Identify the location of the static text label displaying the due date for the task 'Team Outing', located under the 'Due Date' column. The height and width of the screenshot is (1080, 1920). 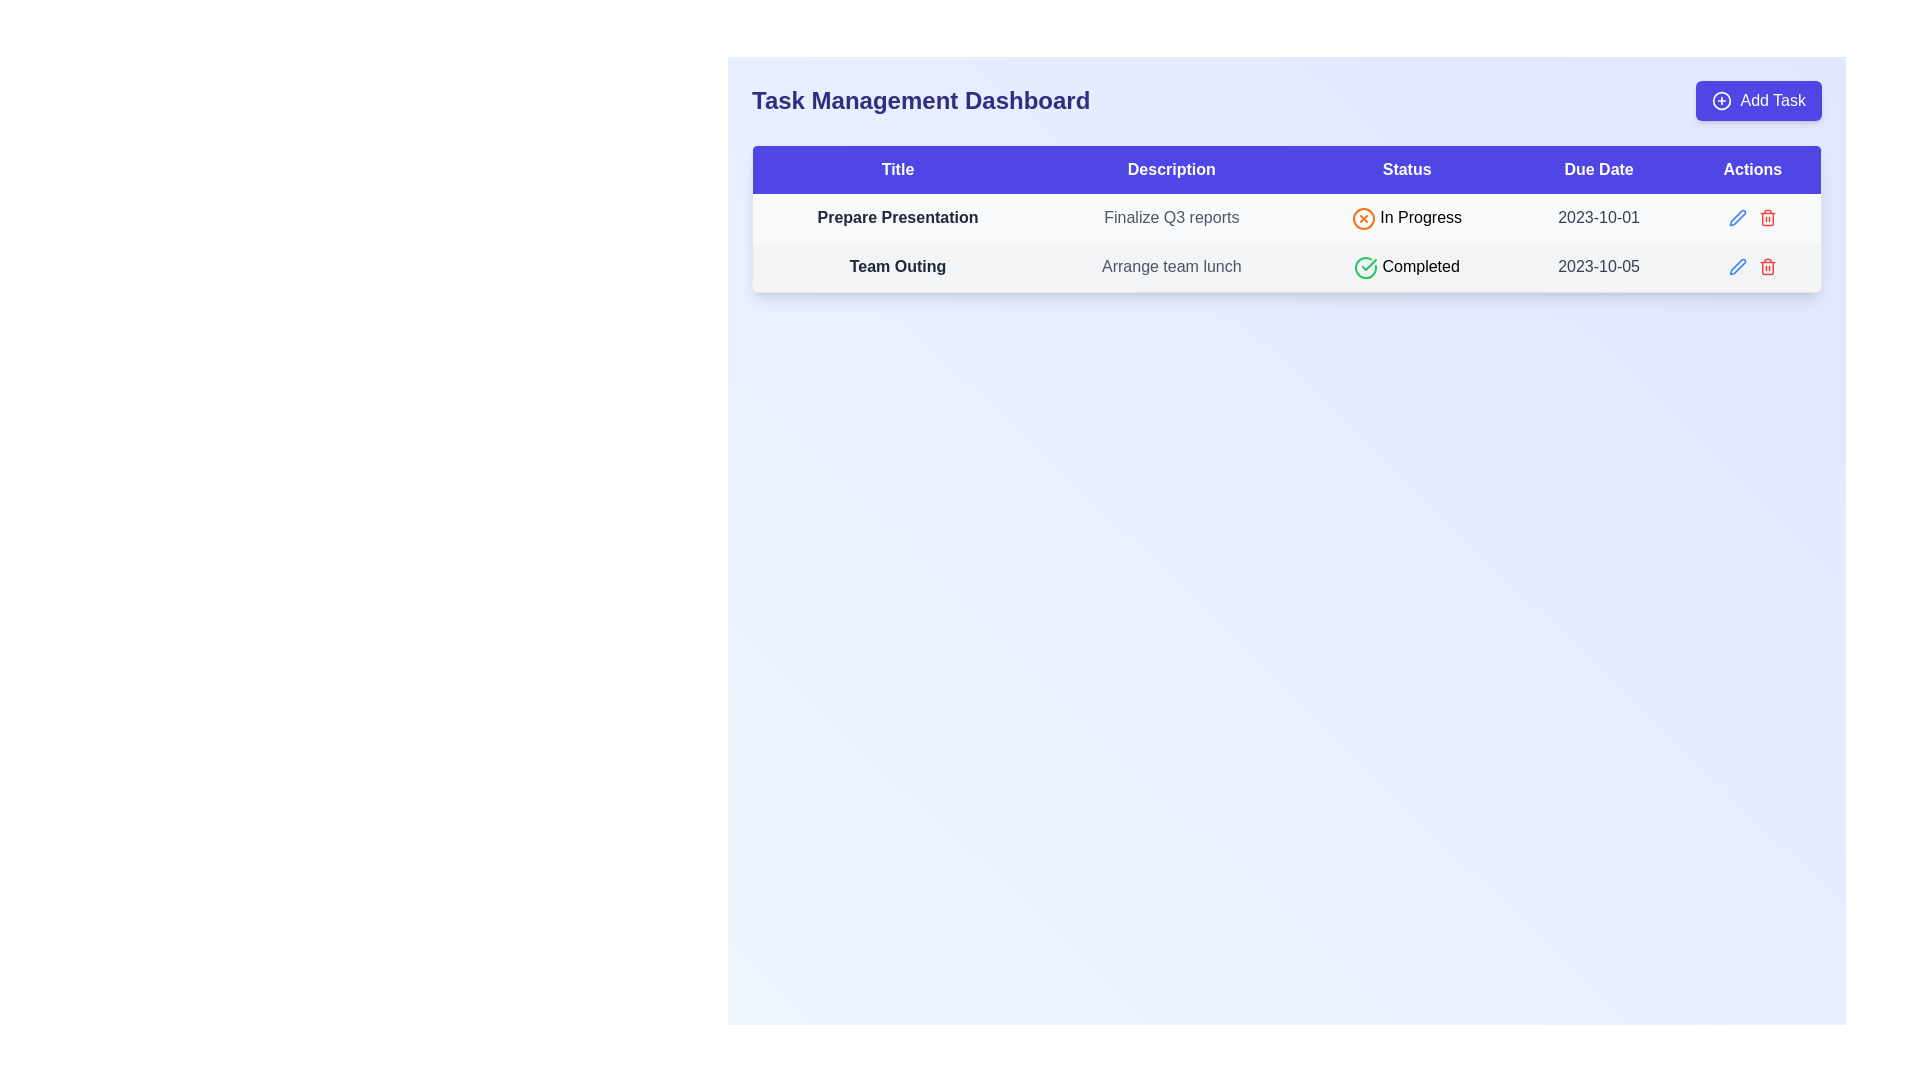
(1598, 266).